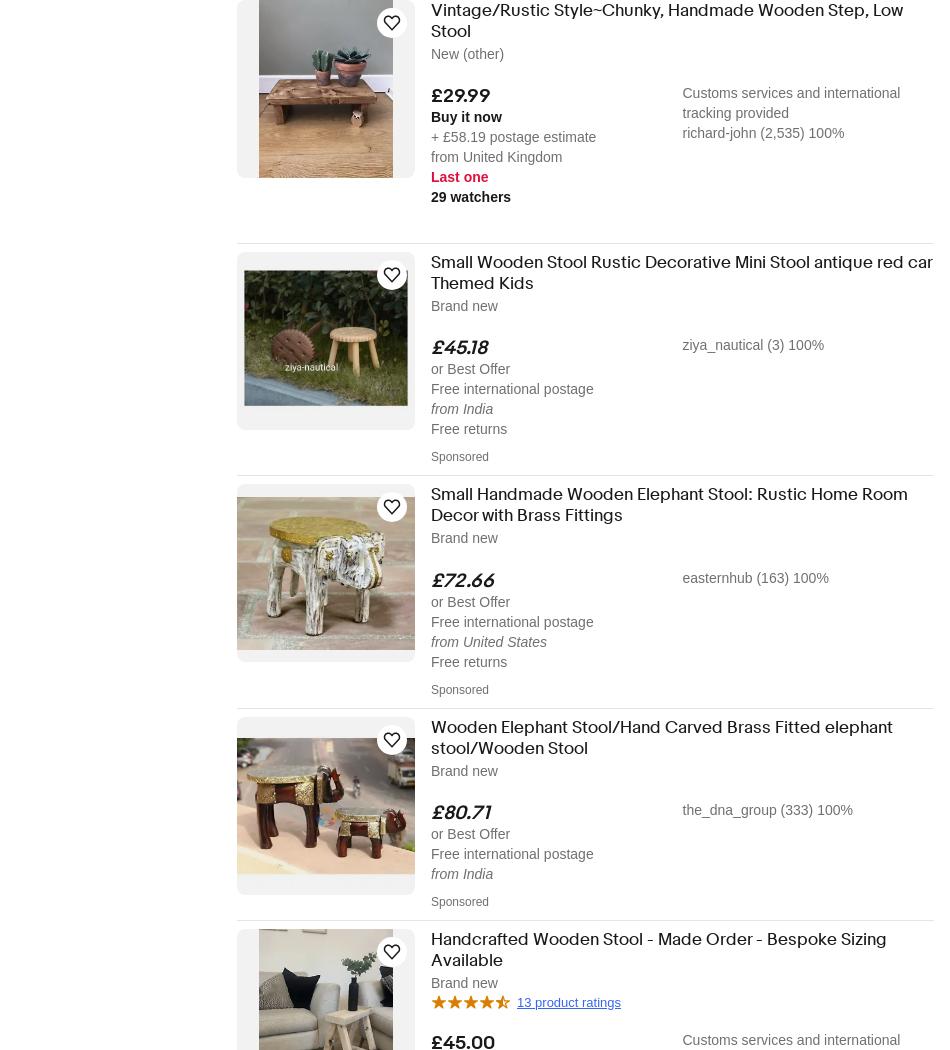 The width and height of the screenshot is (950, 1050). Describe the element at coordinates (430, 810) in the screenshot. I see `'£80.71'` at that location.